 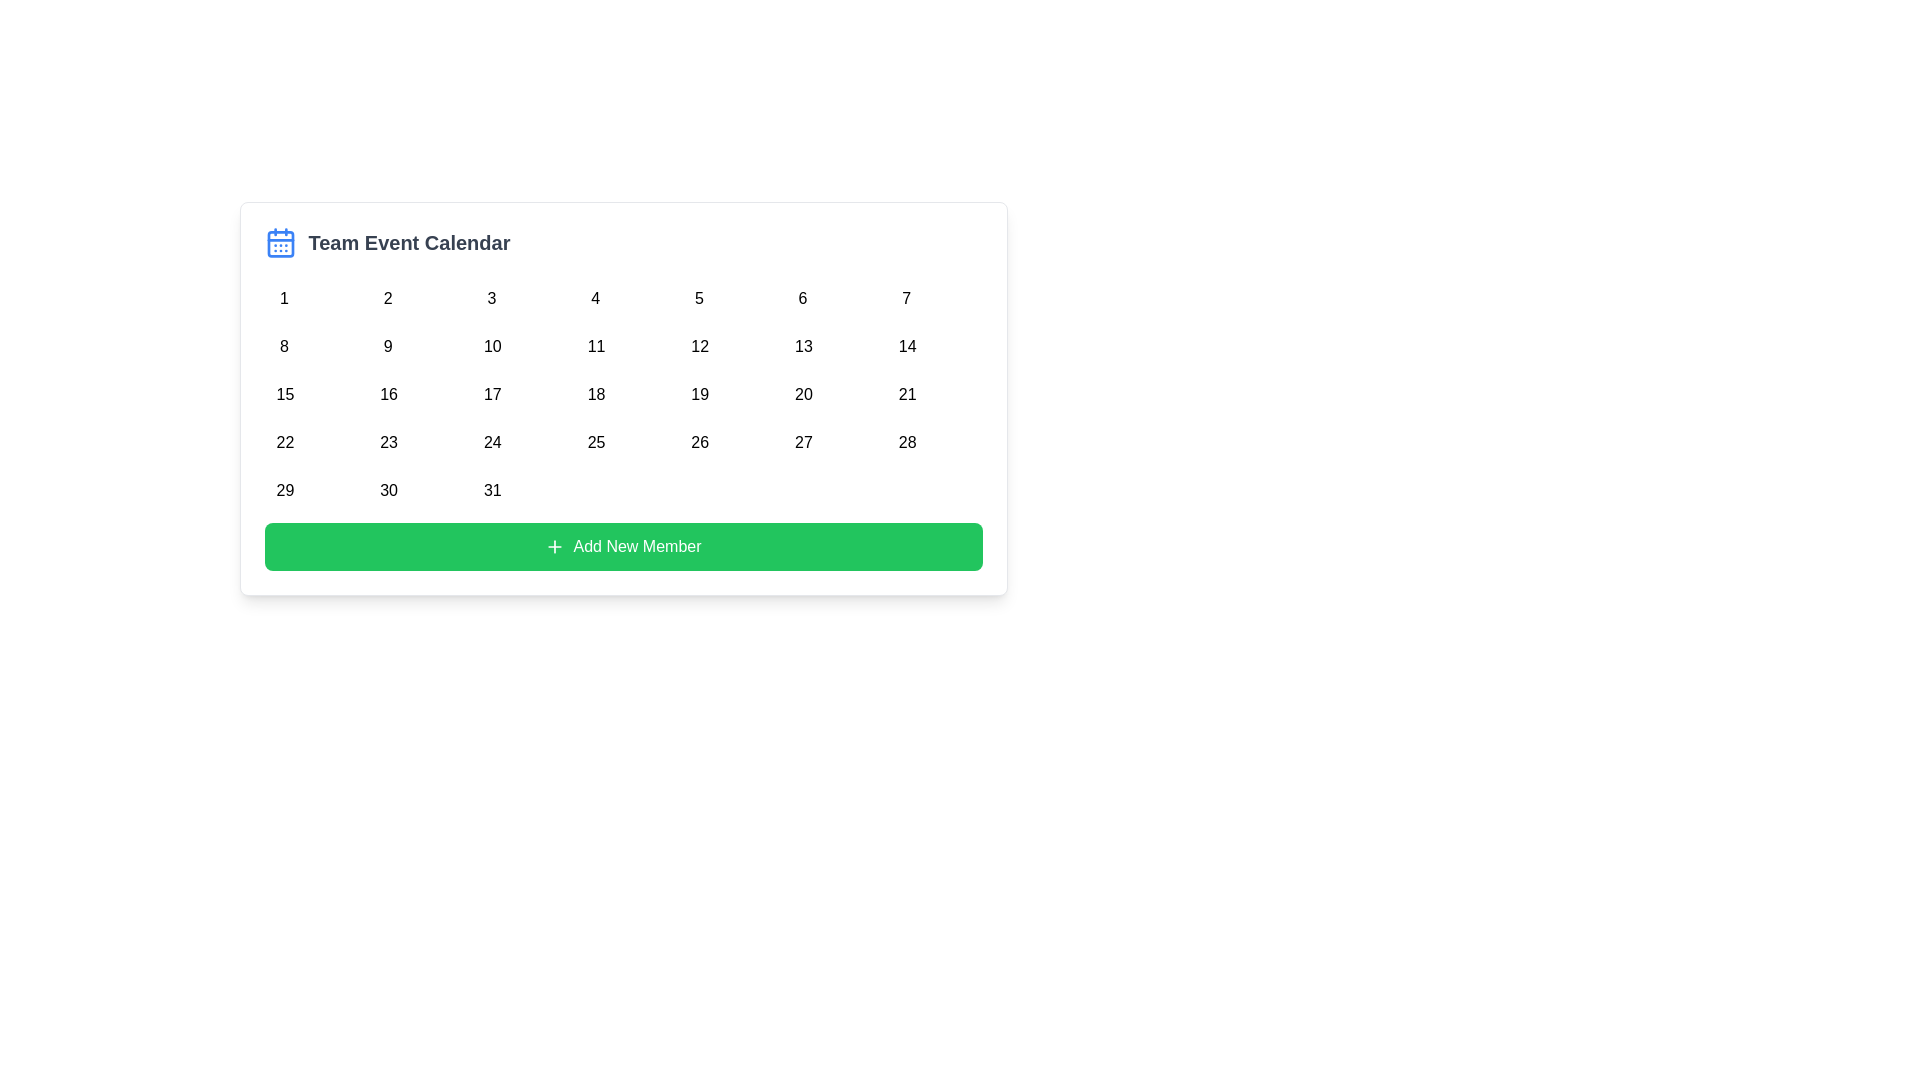 I want to click on the button displaying the numeric value '7', so click(x=905, y=294).